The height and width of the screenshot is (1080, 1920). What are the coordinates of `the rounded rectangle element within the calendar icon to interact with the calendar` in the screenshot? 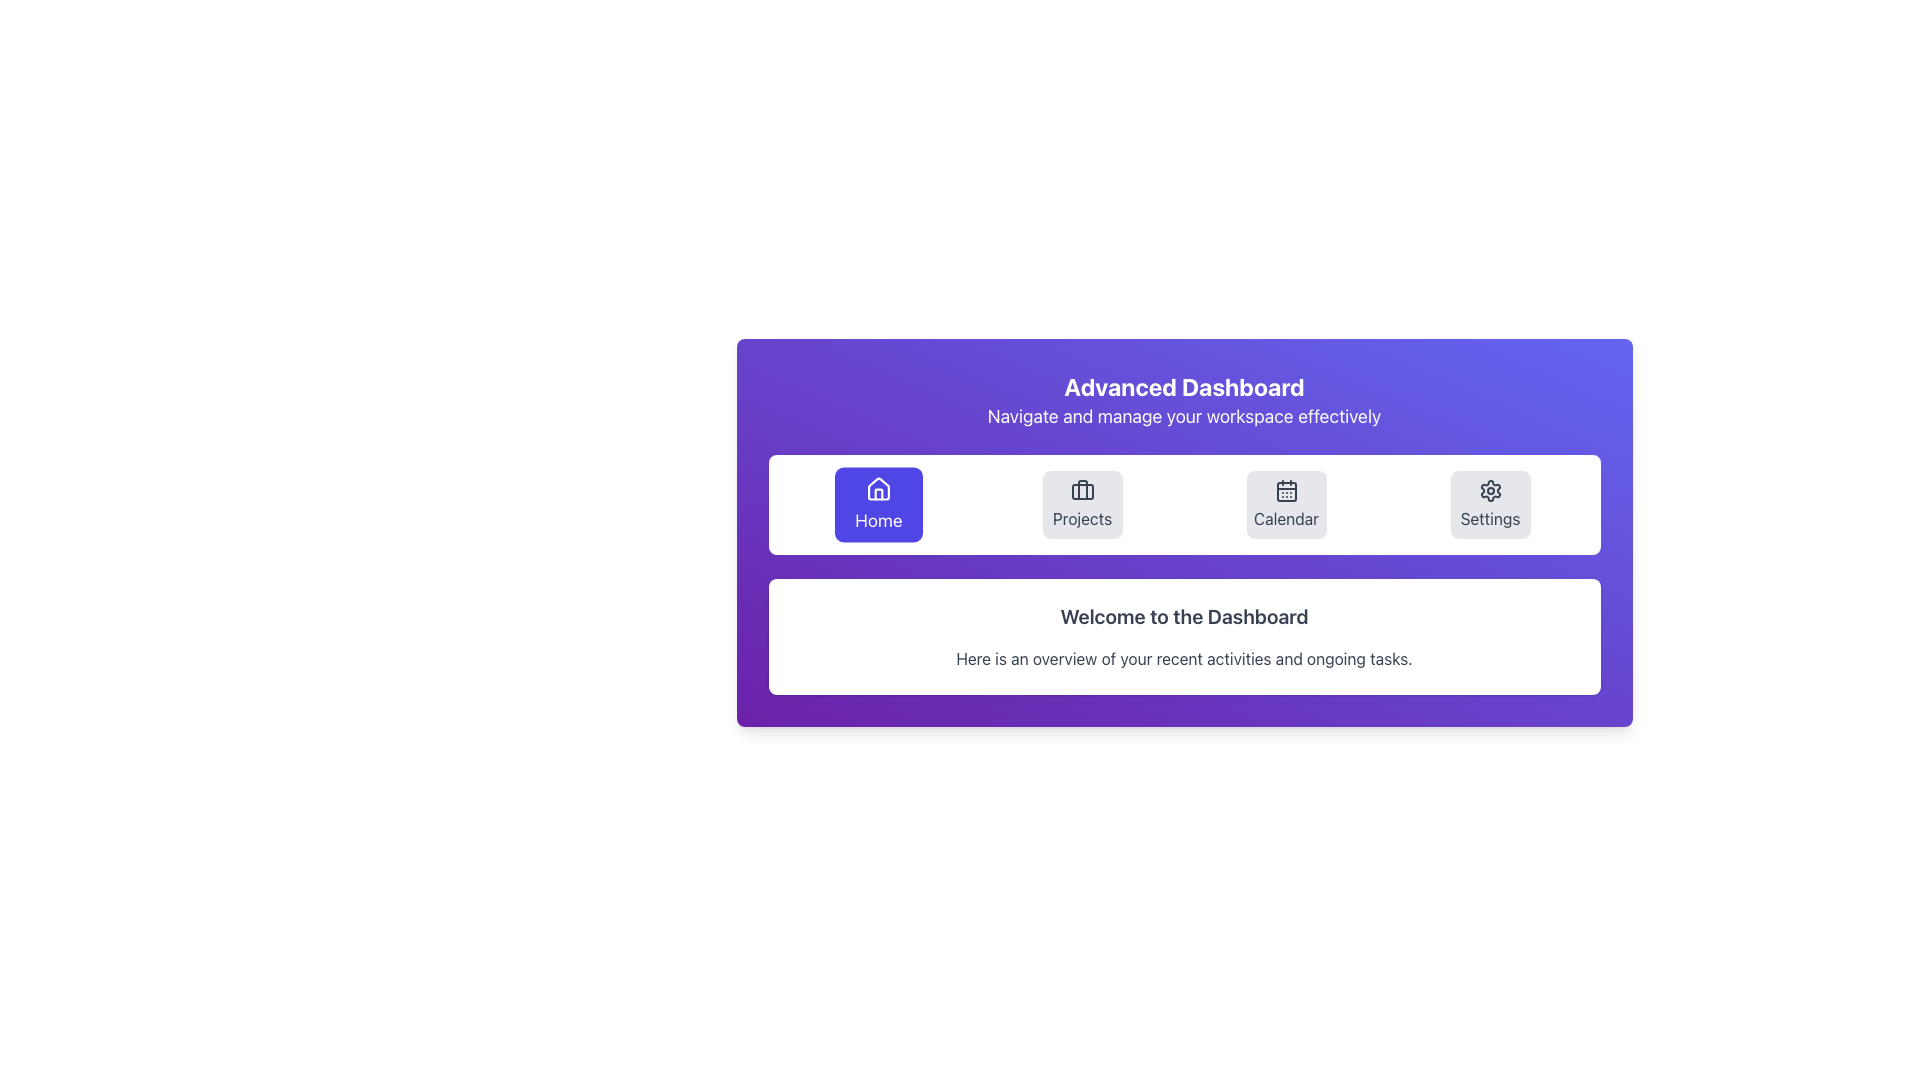 It's located at (1286, 492).